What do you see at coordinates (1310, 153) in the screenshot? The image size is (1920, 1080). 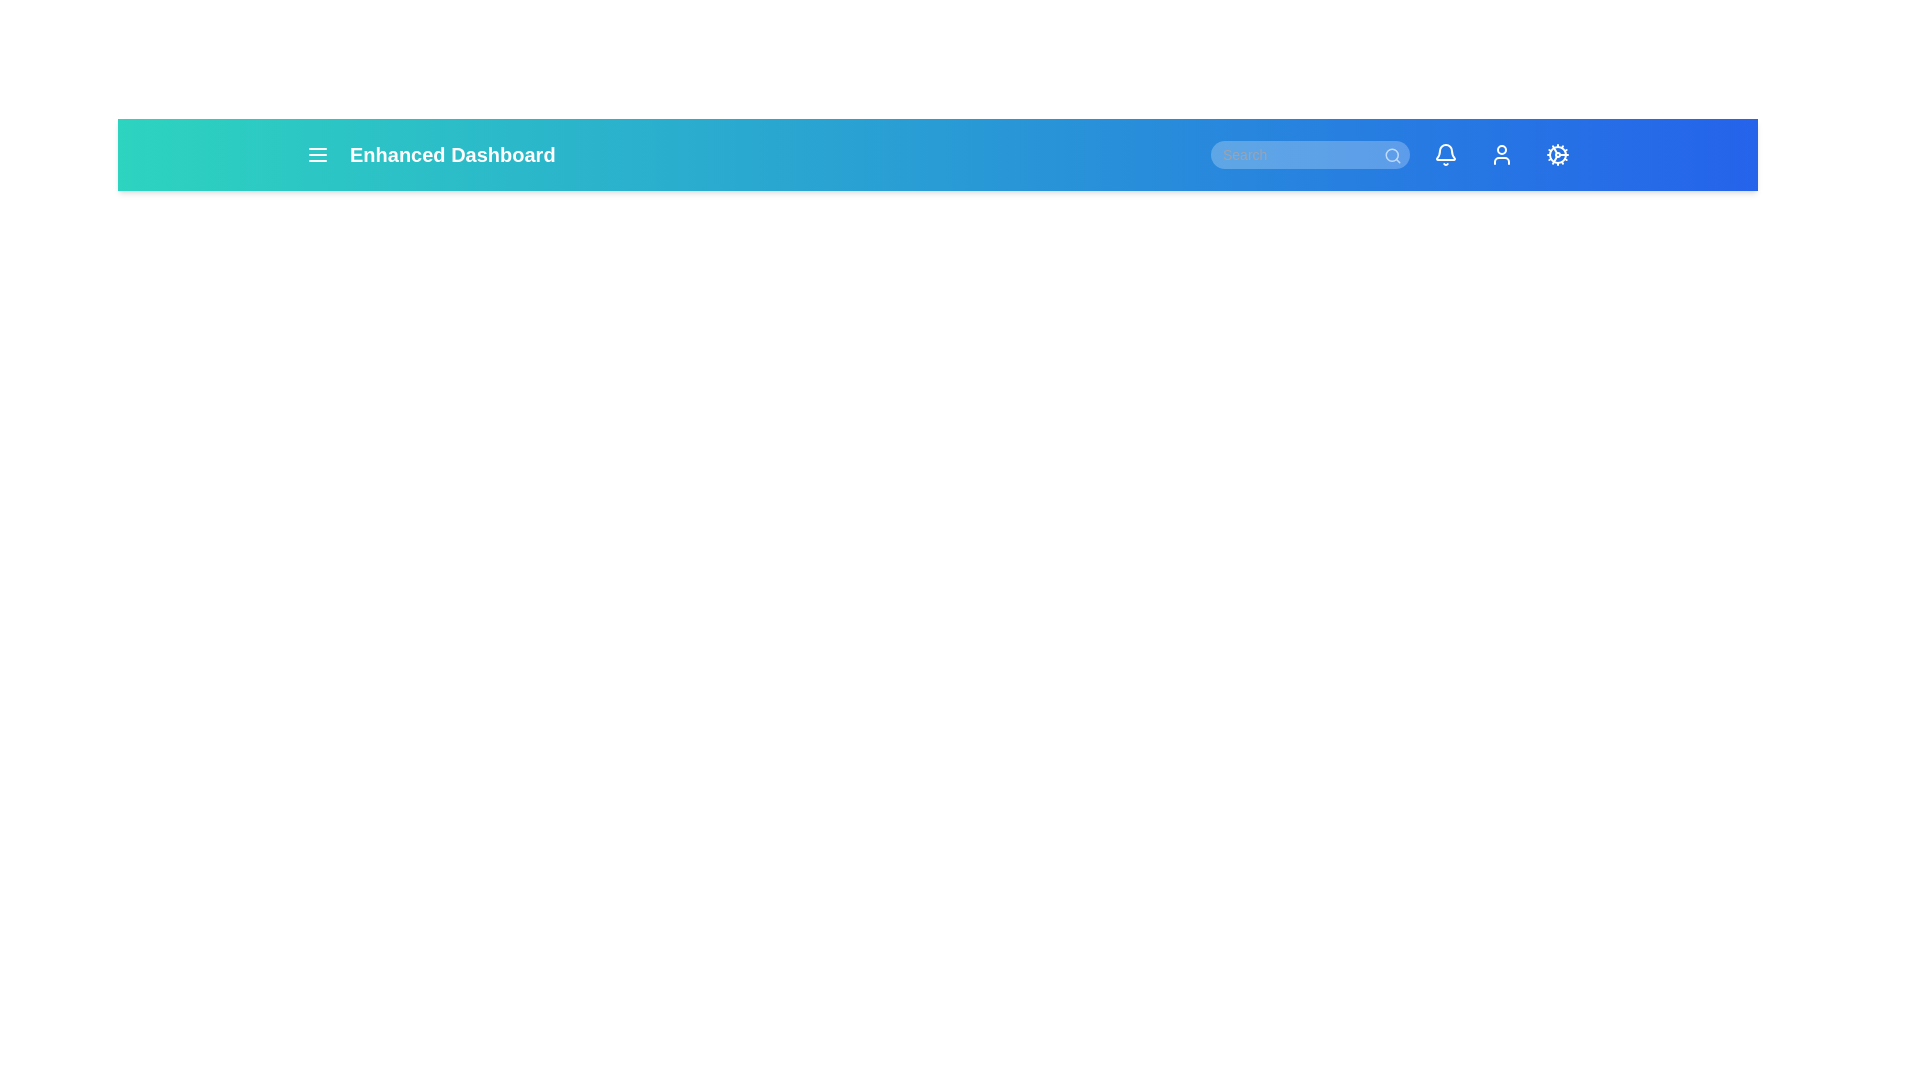 I see `the search input field to focus it` at bounding box center [1310, 153].